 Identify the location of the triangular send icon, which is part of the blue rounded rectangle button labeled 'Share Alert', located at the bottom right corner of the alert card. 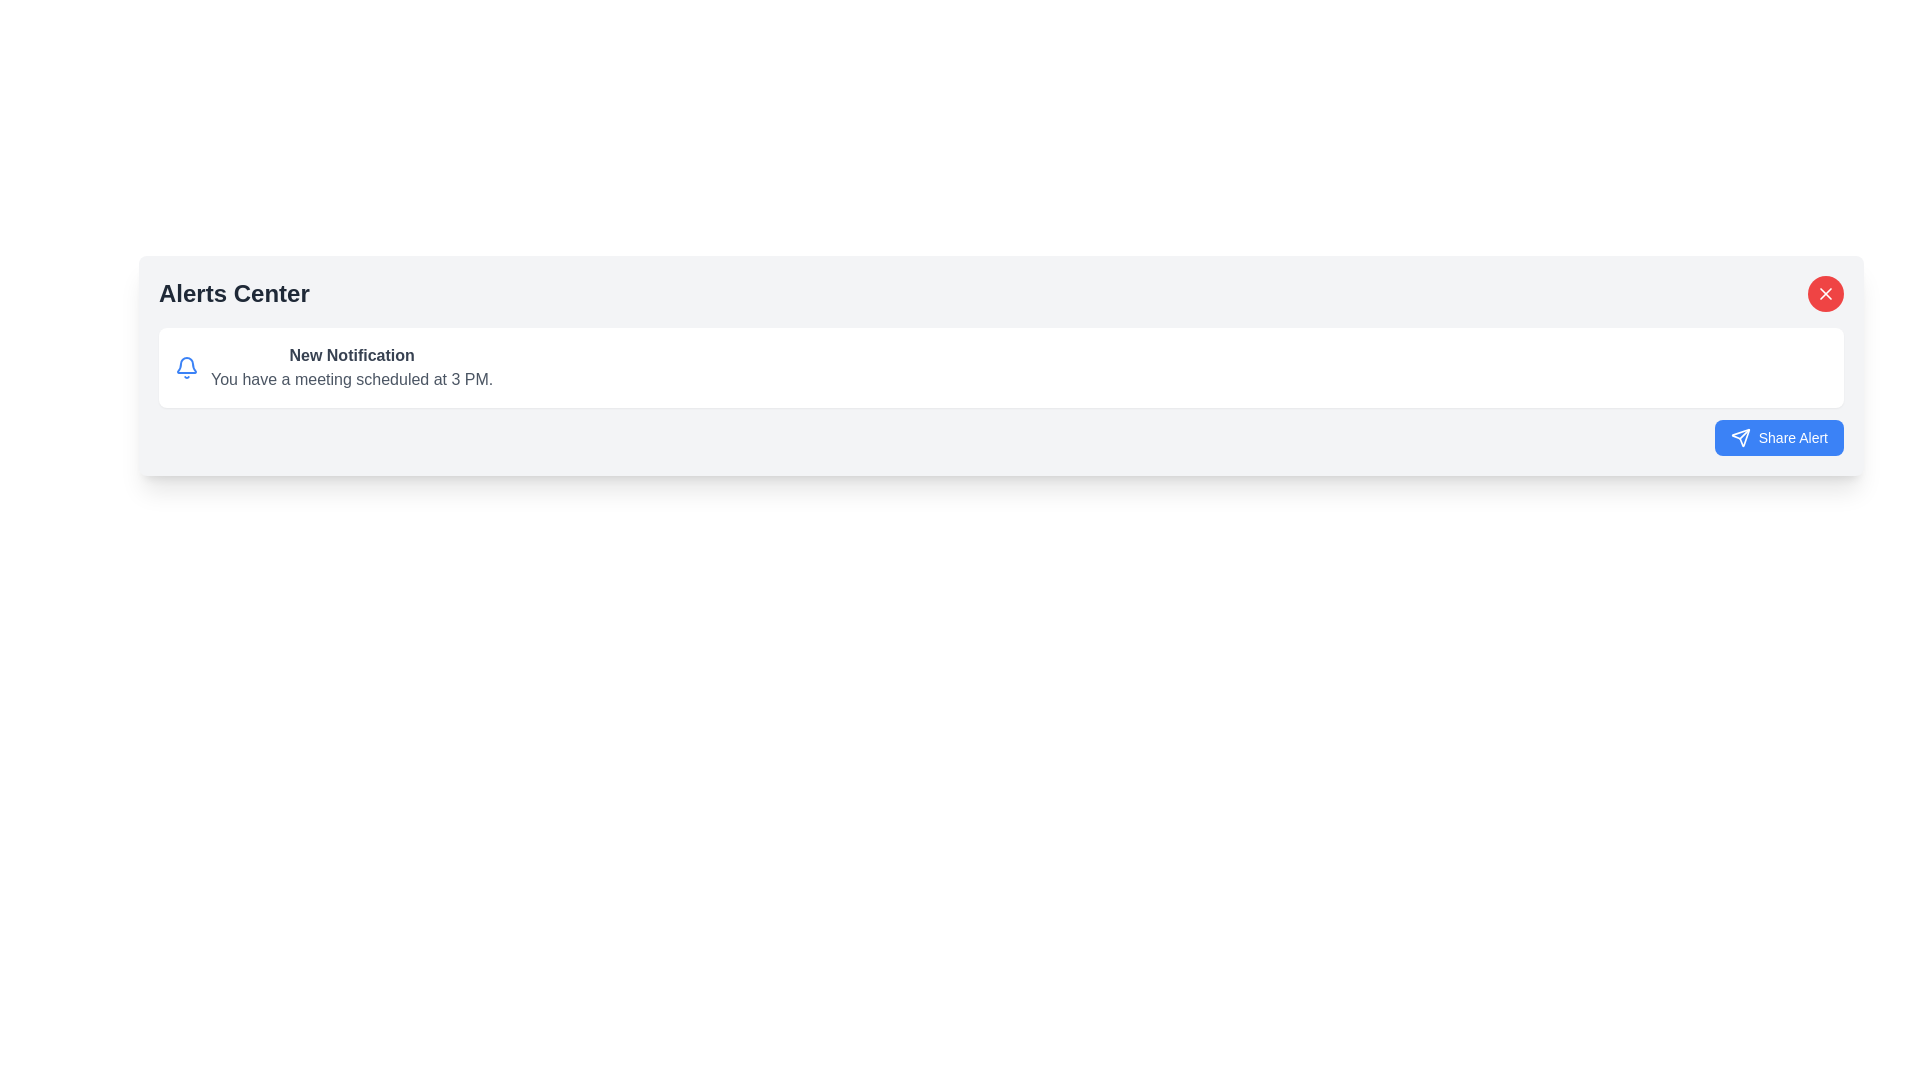
(1739, 437).